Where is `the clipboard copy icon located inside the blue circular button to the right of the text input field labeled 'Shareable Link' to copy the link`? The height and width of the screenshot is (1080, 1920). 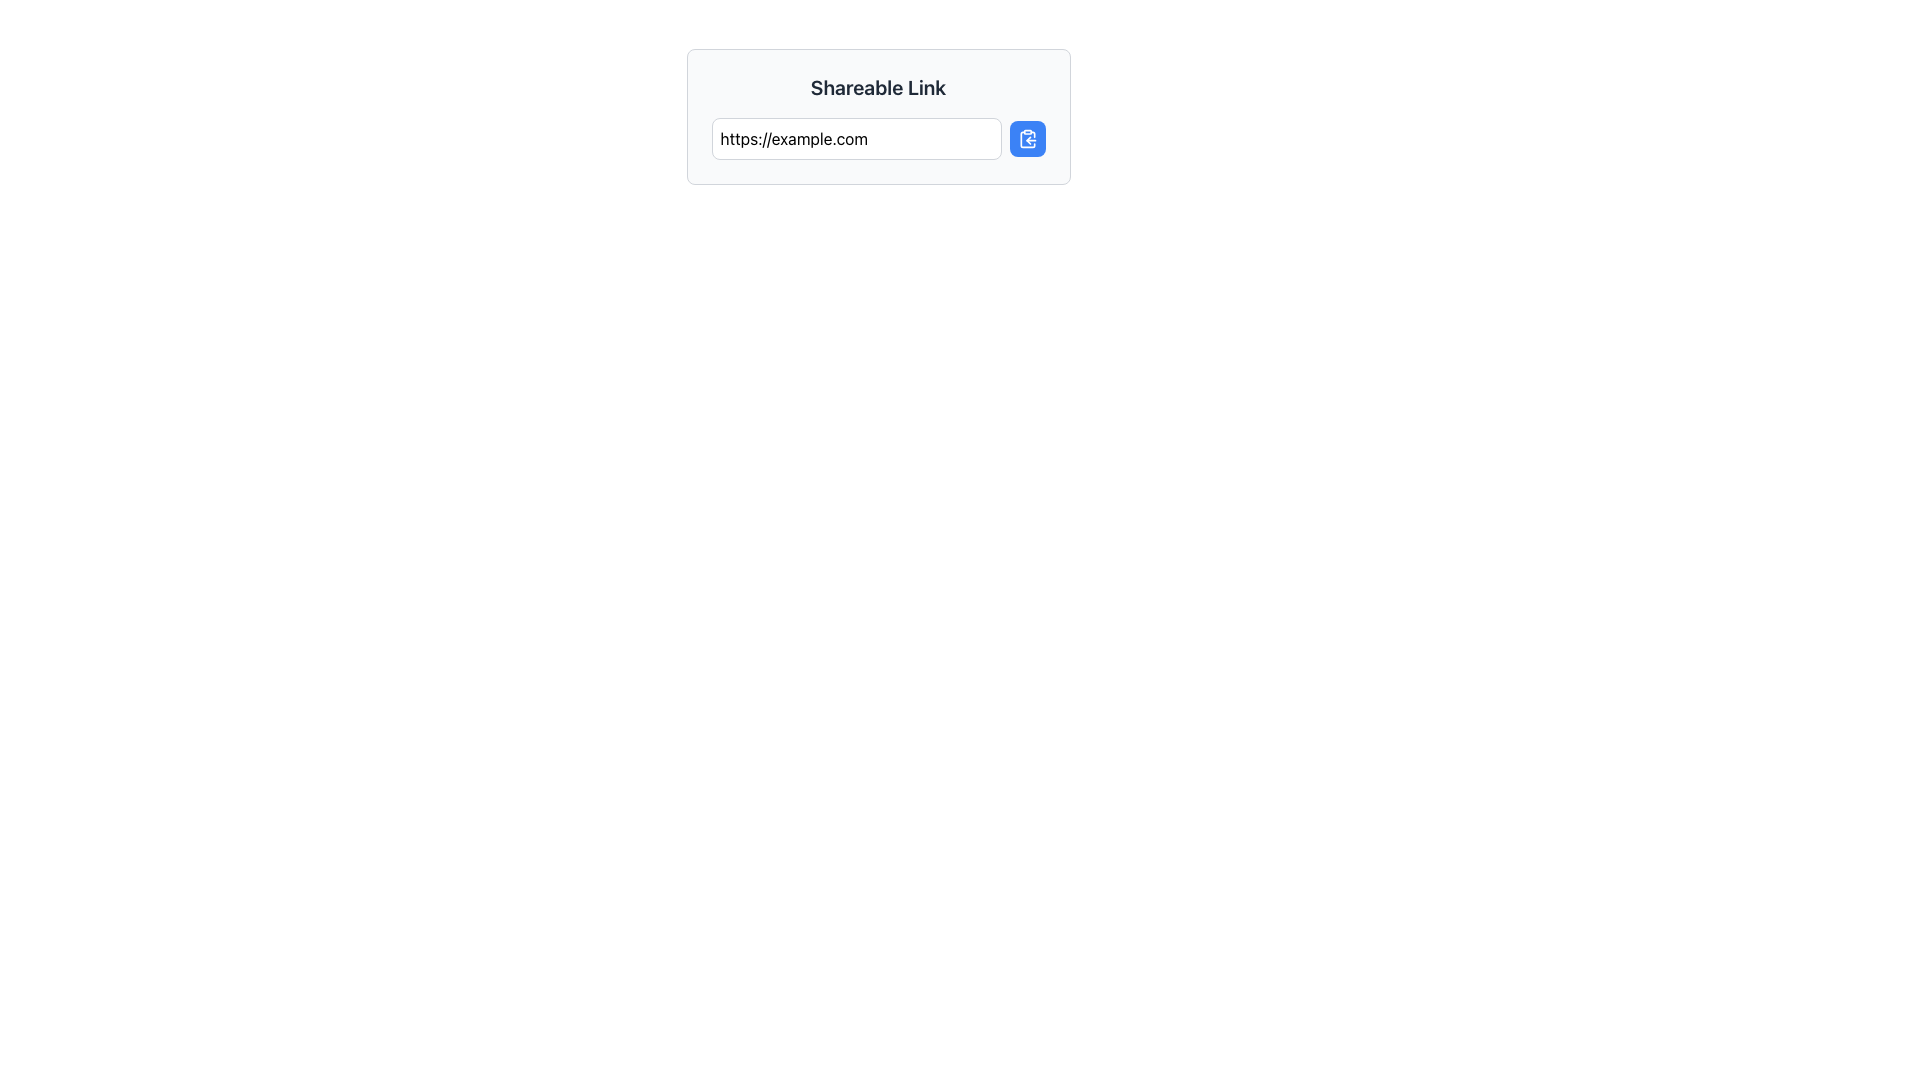 the clipboard copy icon located inside the blue circular button to the right of the text input field labeled 'Shareable Link' to copy the link is located at coordinates (1027, 137).